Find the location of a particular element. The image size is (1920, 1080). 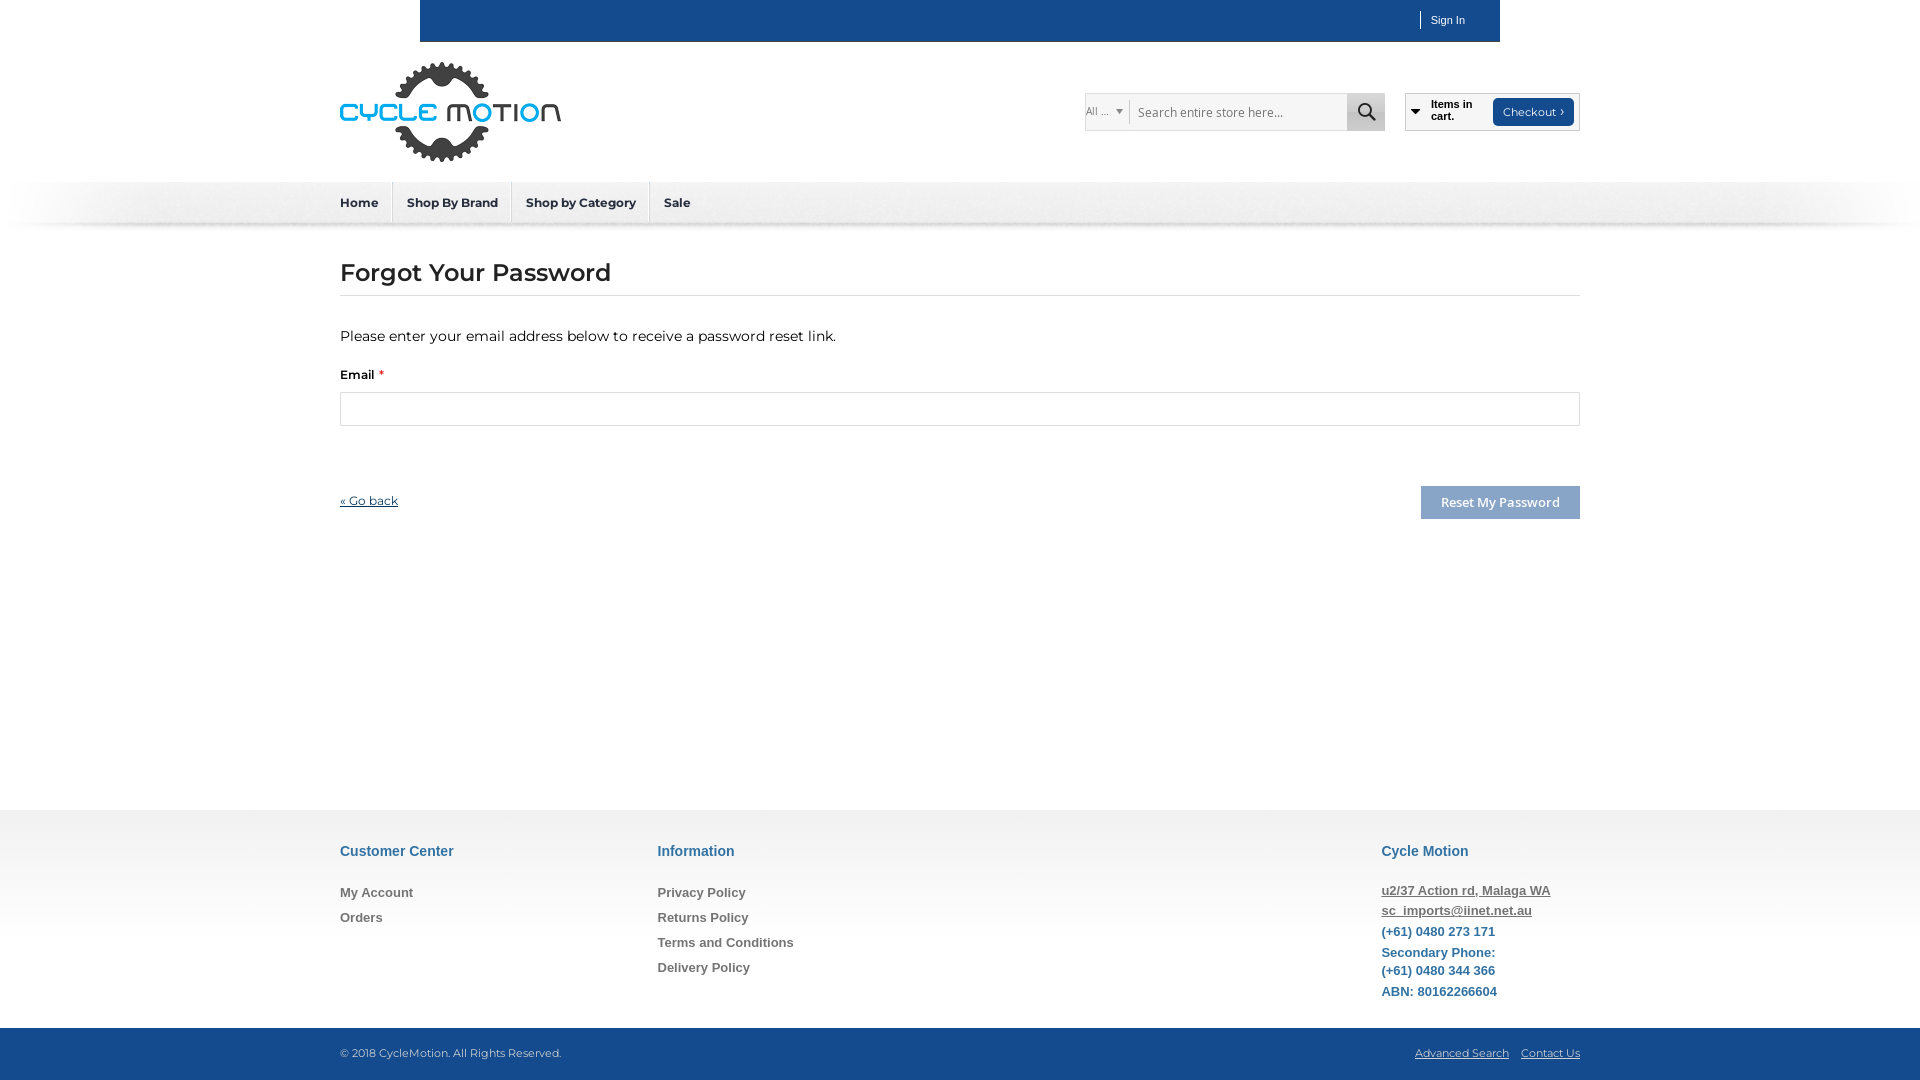

'Checkout' is located at coordinates (1532, 111).